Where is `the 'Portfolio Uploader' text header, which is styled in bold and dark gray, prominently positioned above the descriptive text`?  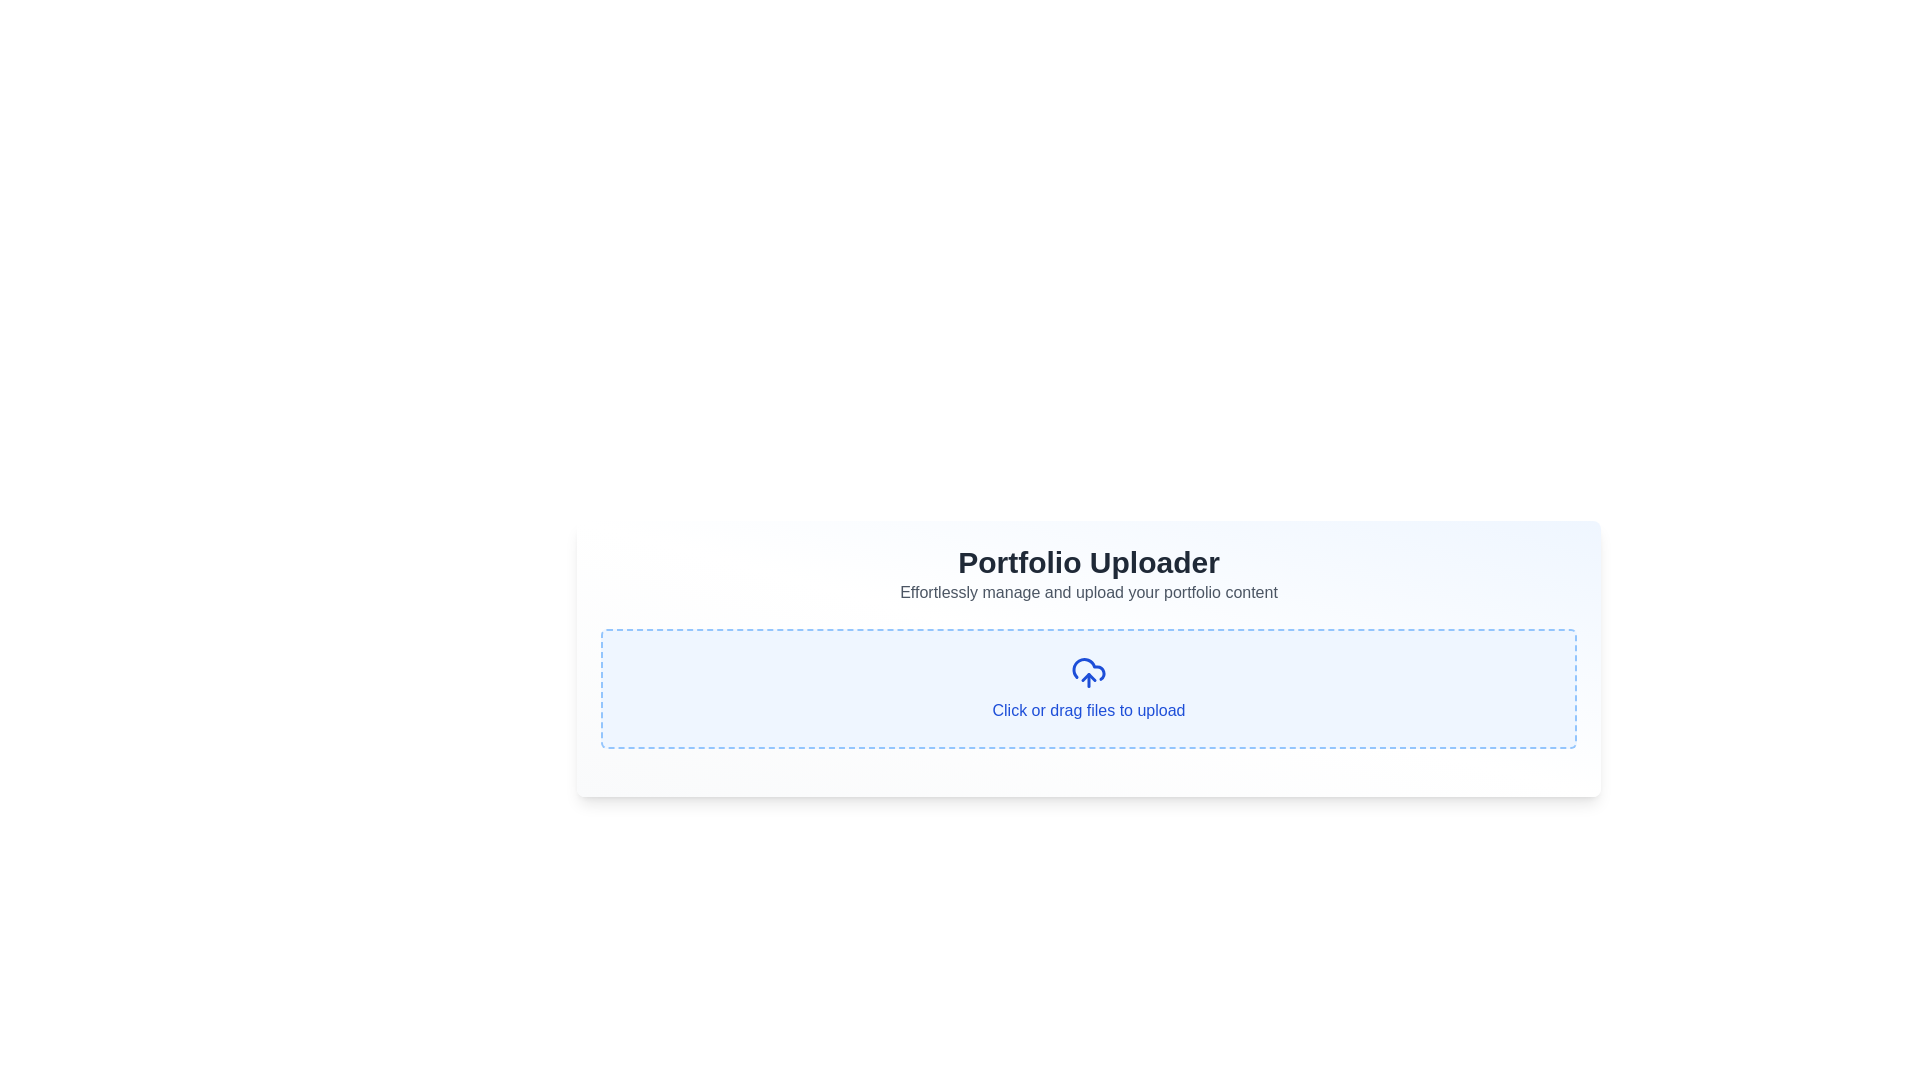 the 'Portfolio Uploader' text header, which is styled in bold and dark gray, prominently positioned above the descriptive text is located at coordinates (1088, 563).